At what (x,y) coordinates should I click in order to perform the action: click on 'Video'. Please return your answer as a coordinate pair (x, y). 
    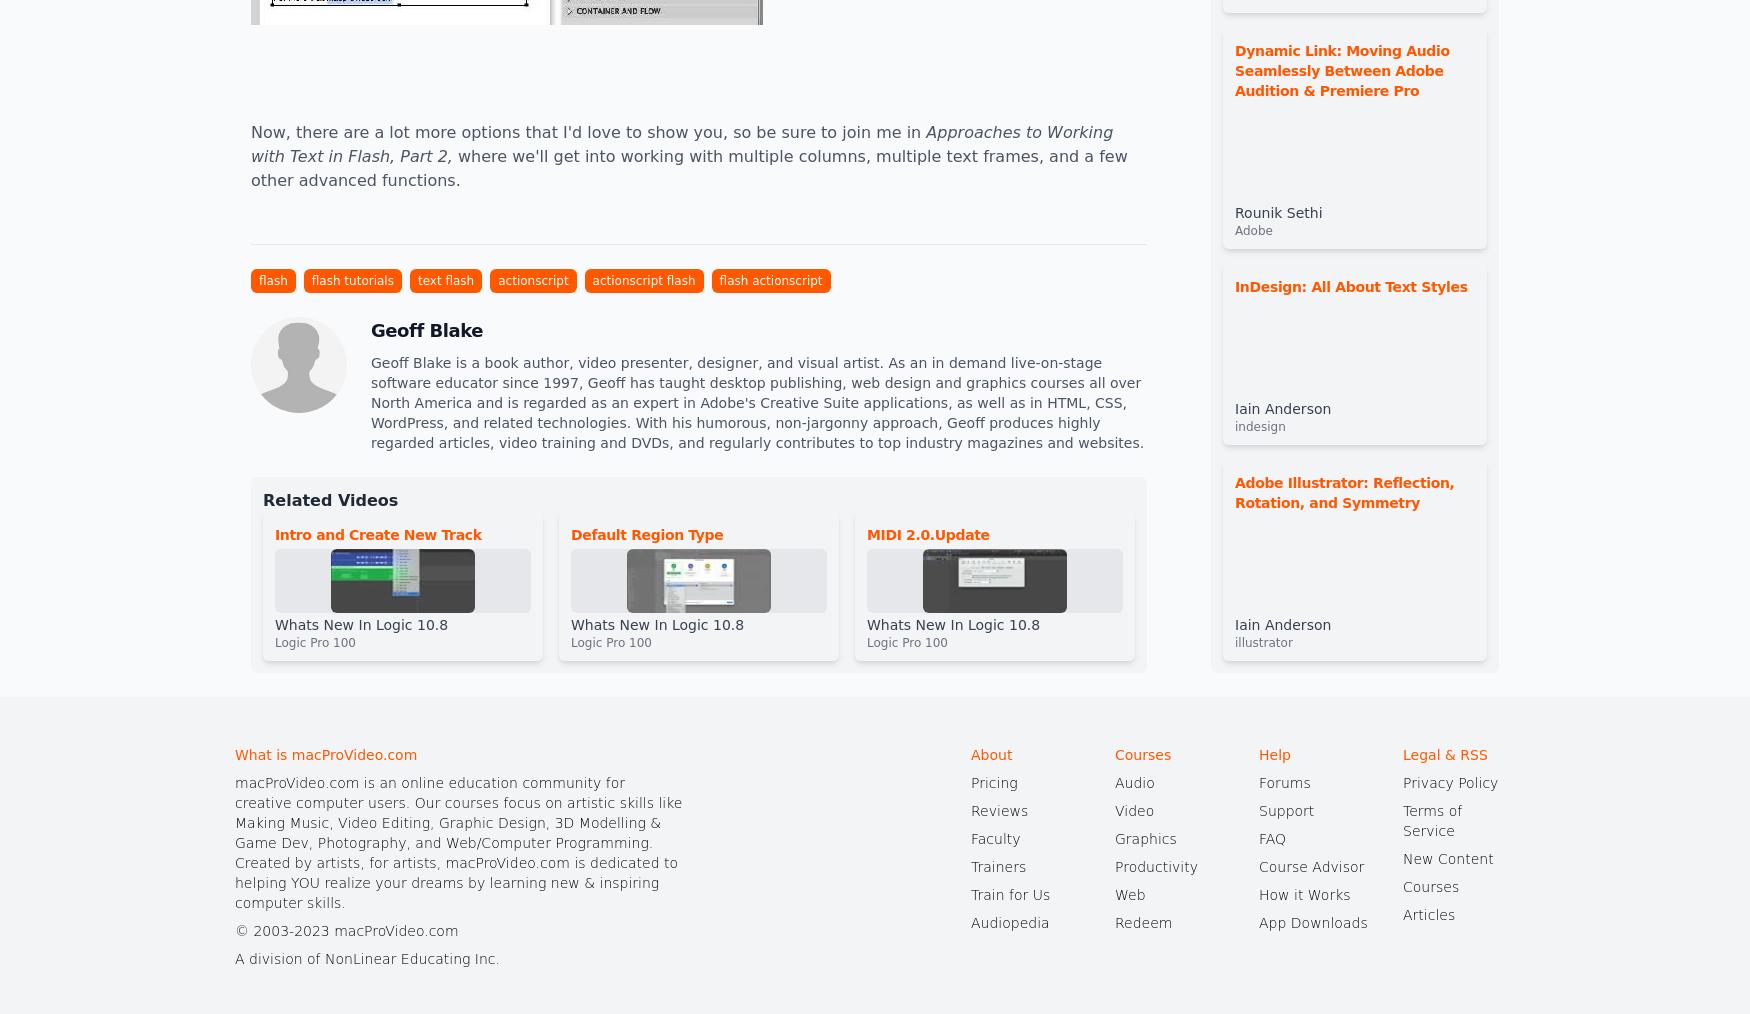
    Looking at the image, I should click on (1133, 810).